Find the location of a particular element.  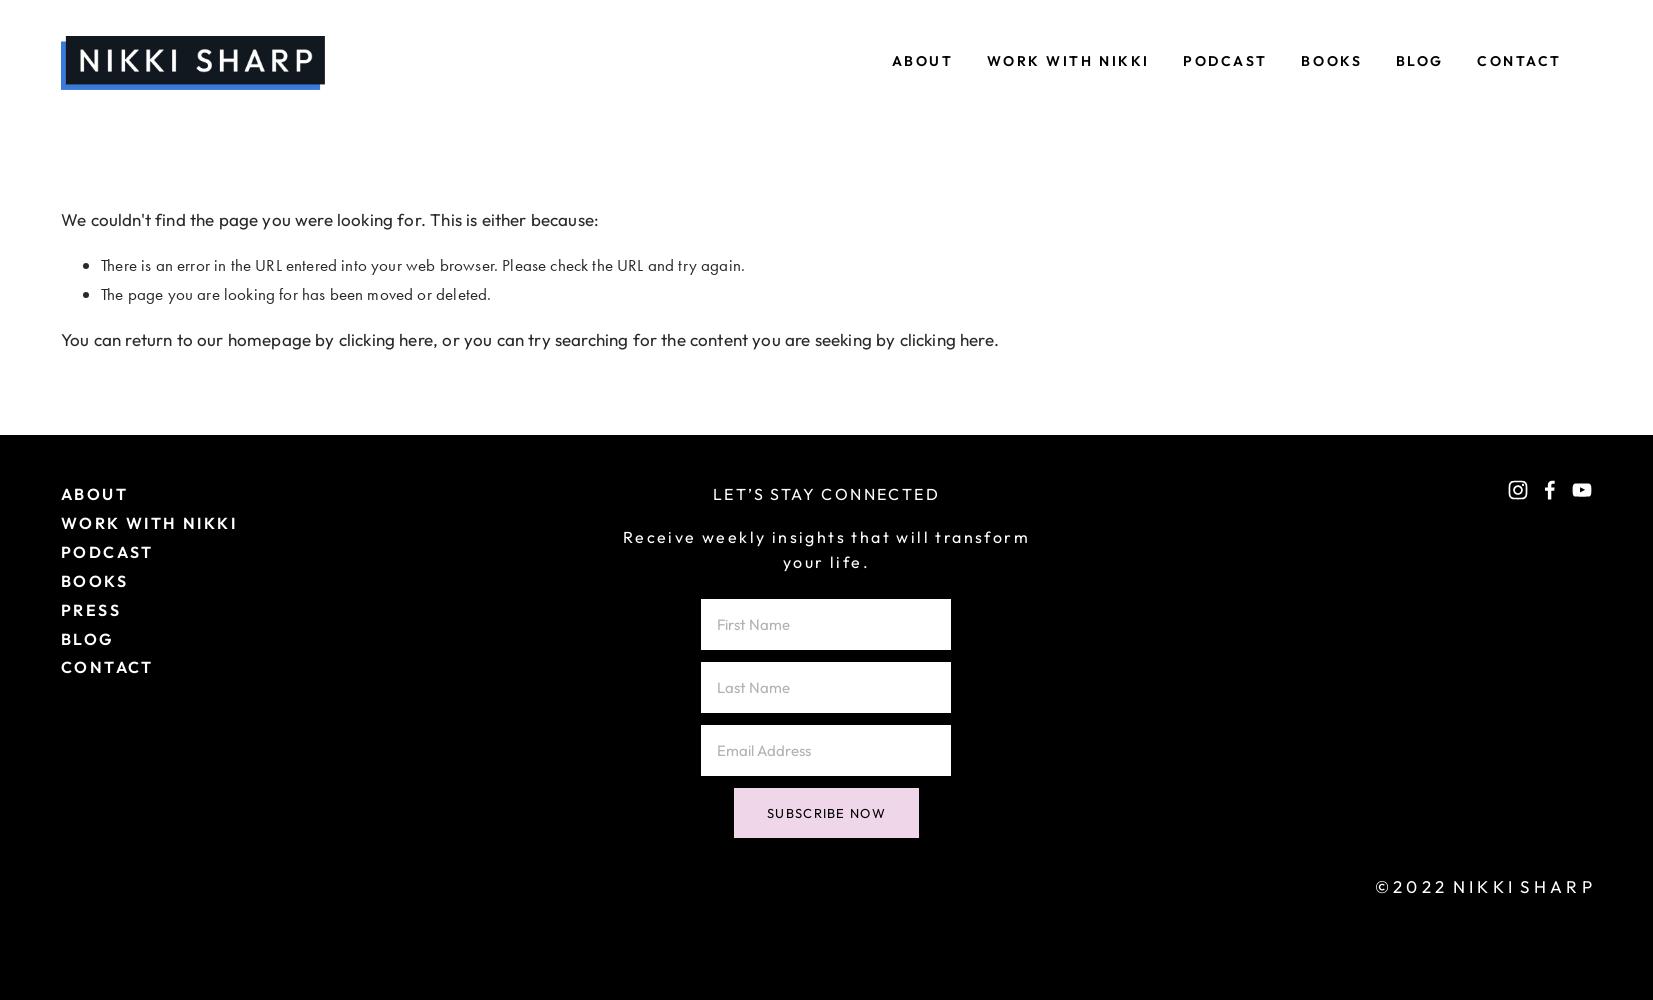

'SUBSCRIBE NOW' is located at coordinates (765, 812).